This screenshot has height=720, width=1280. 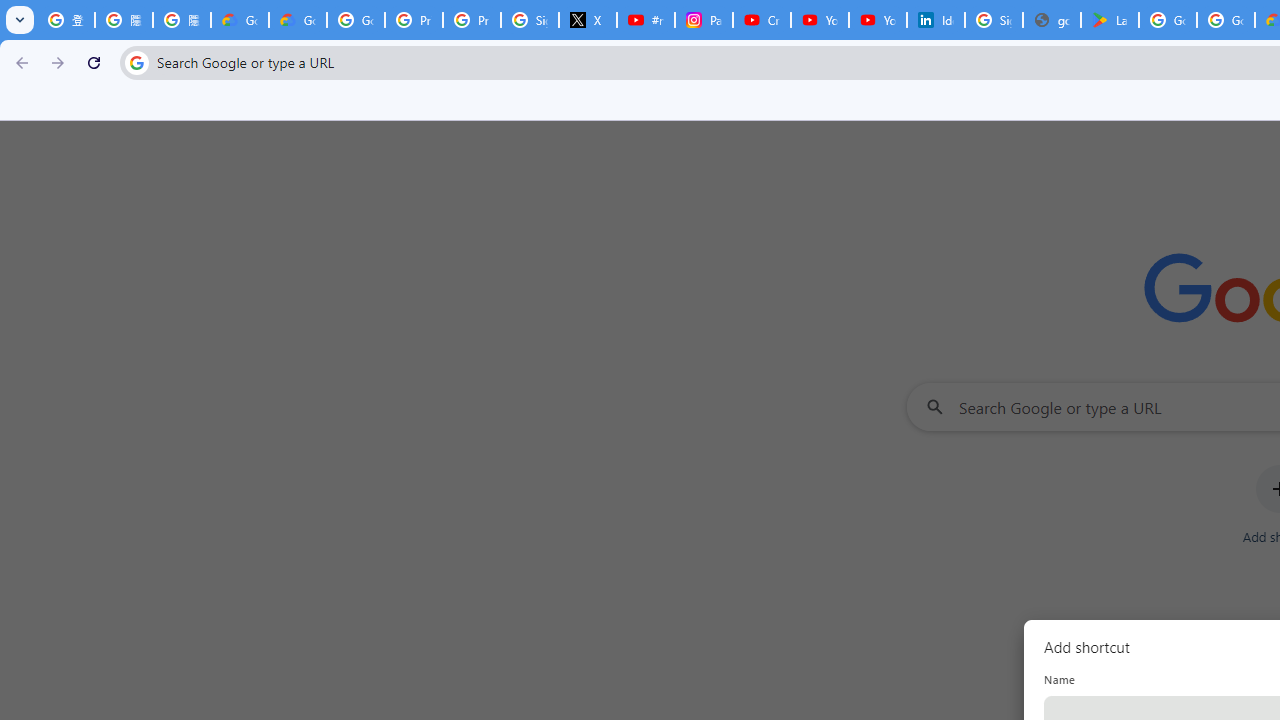 What do you see at coordinates (1051, 20) in the screenshot?
I see `'google_privacy_policy_en.pdf'` at bounding box center [1051, 20].